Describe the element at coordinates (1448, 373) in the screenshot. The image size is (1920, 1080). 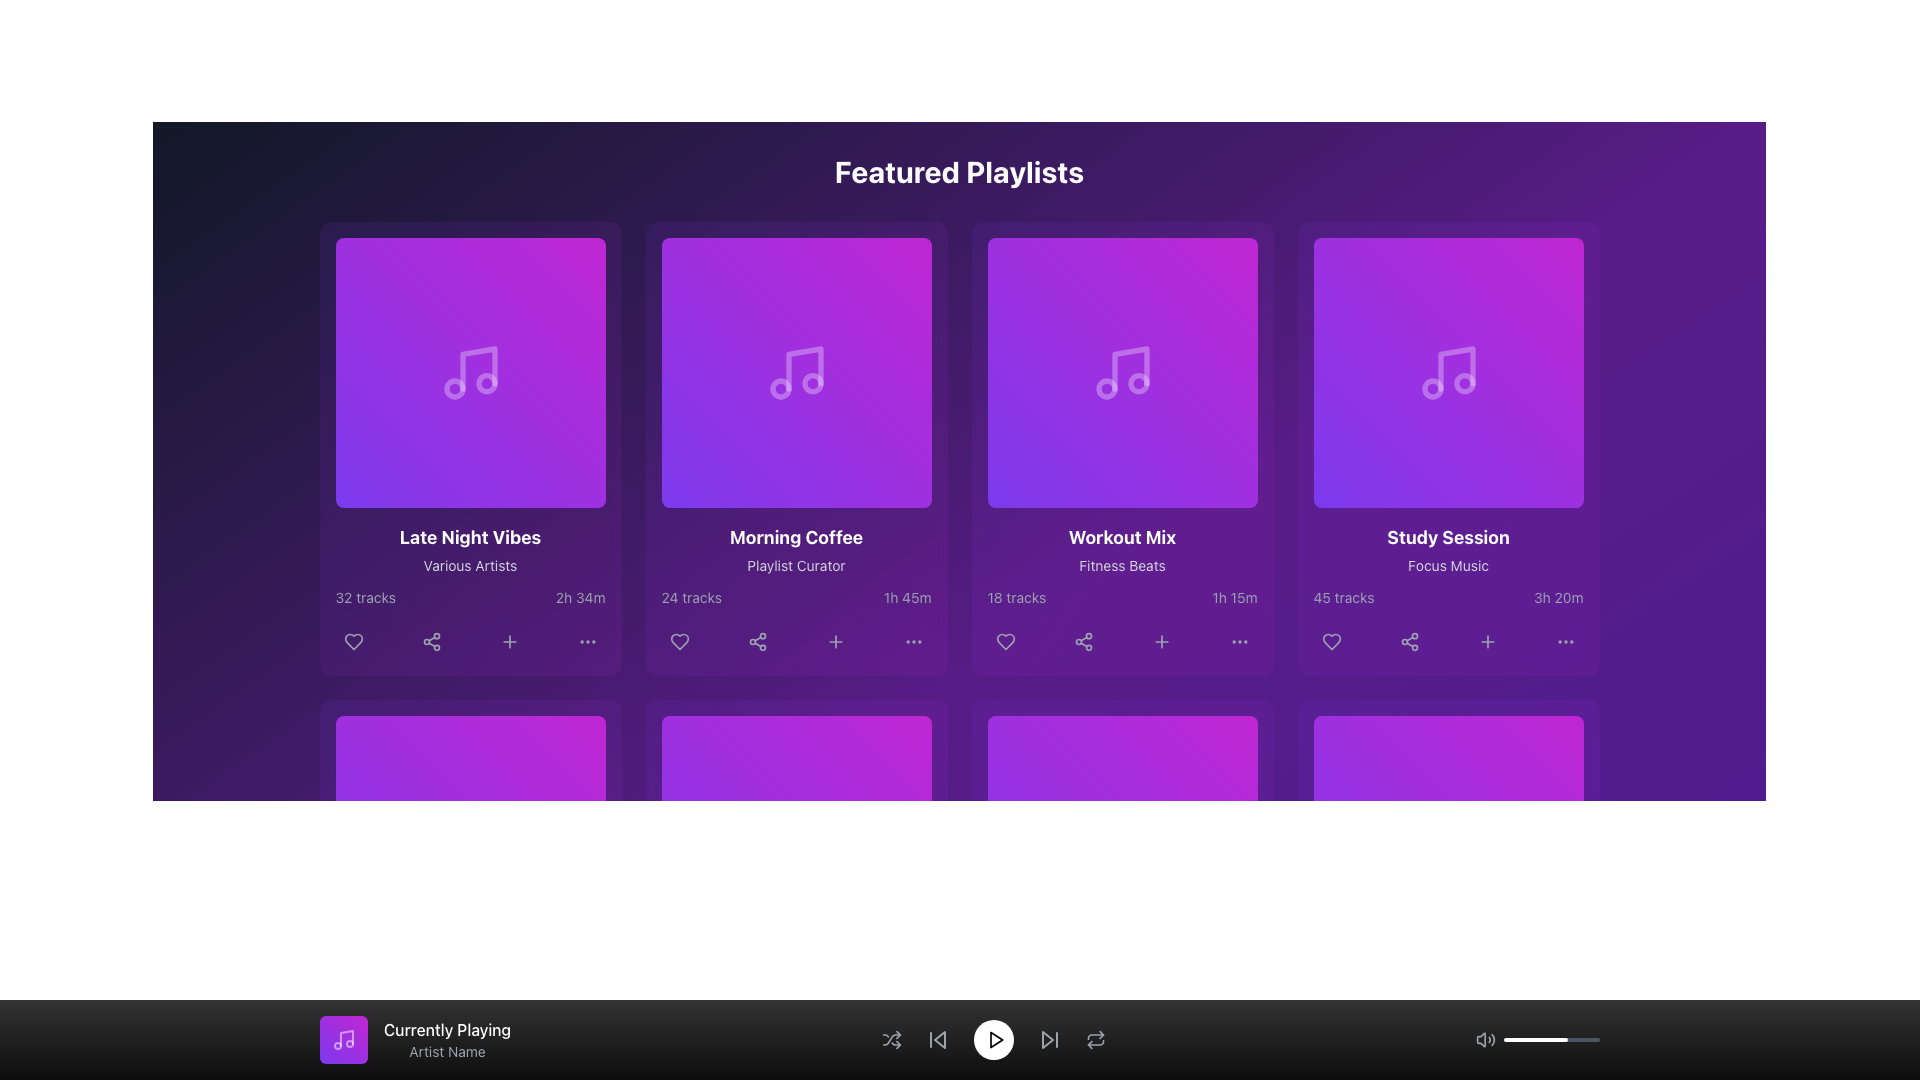
I see `the circular play button located within the 'Study Session' card that has a gradient background and a play icon inside to play media` at that location.